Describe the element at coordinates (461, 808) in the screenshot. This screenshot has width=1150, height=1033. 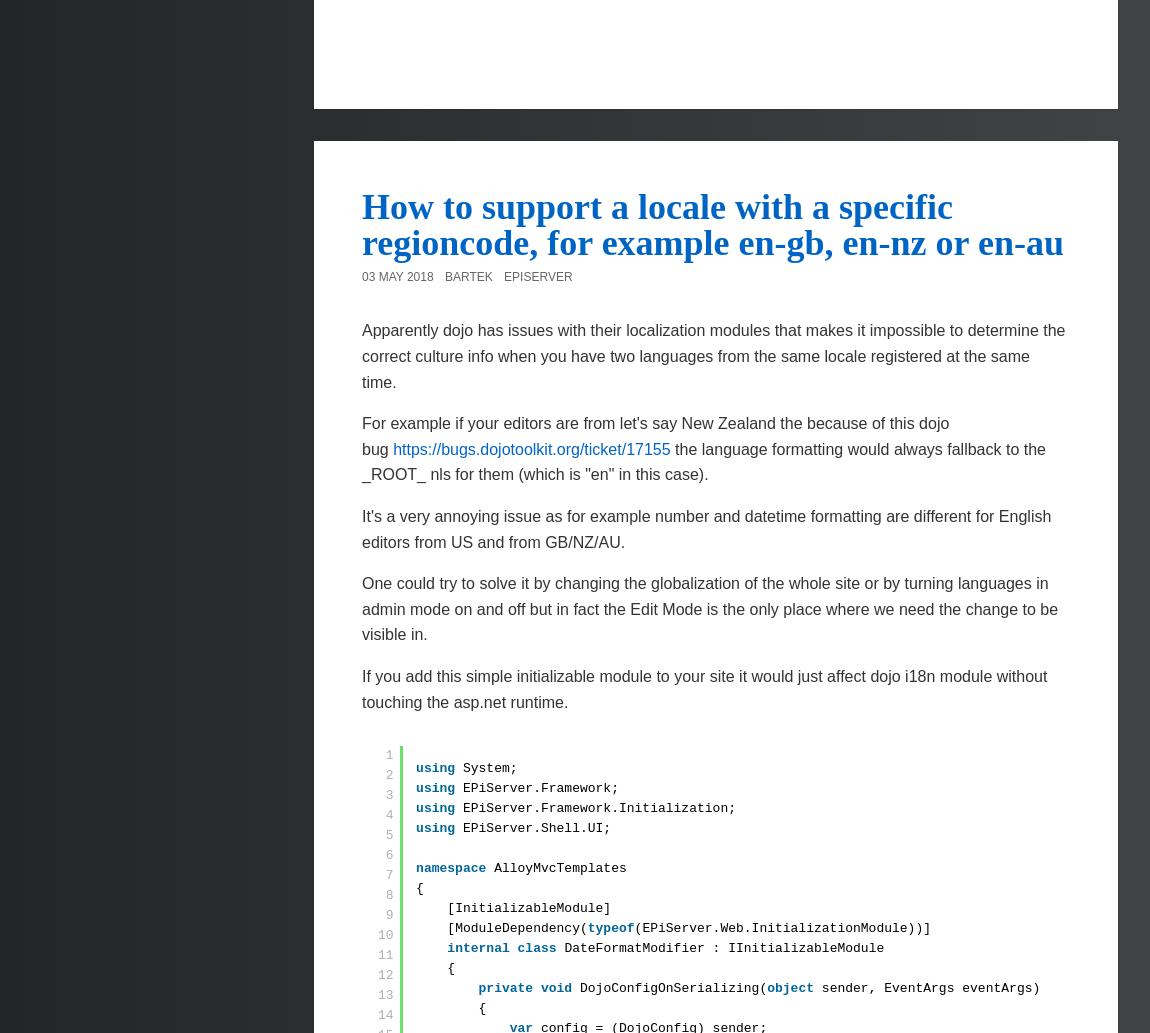
I see `'EPiServer.Framework.Initialization;'` at that location.